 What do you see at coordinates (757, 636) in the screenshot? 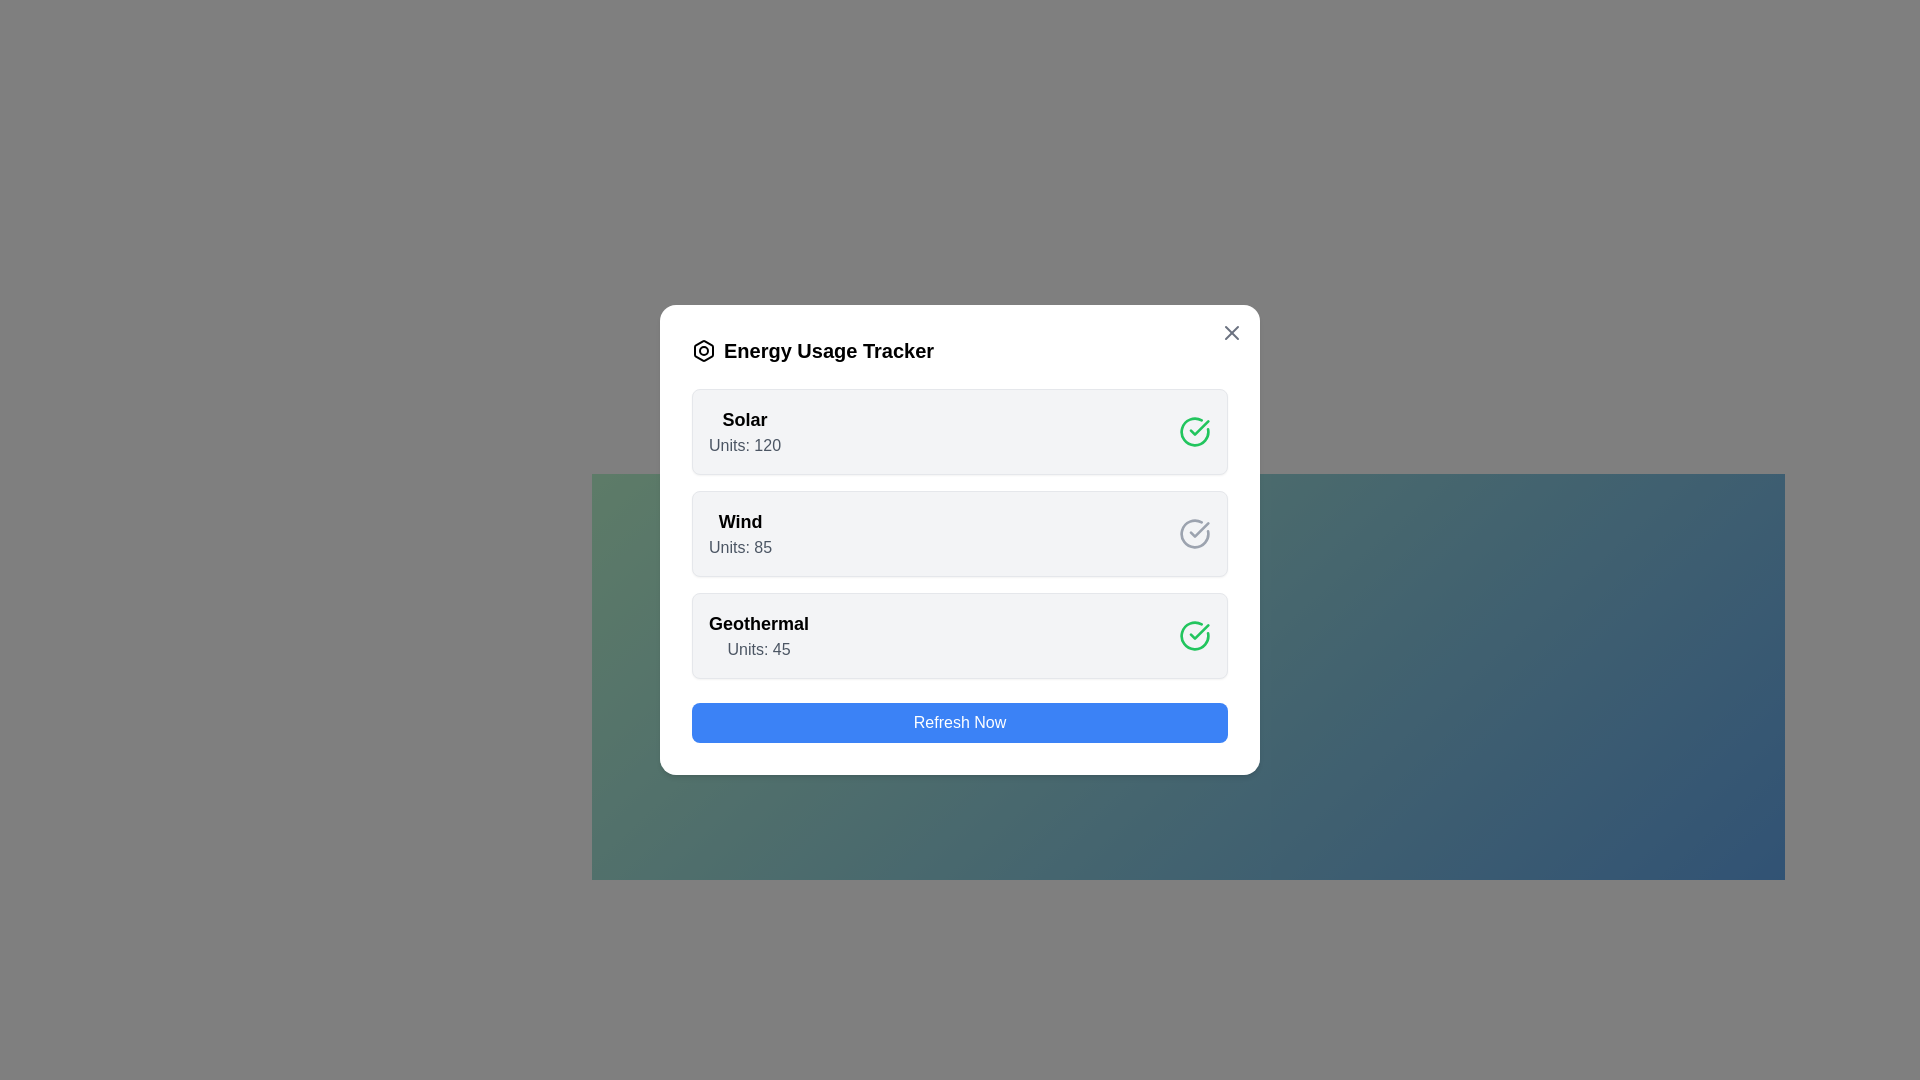
I see `displayed information from the Text display showing geothermal energy usage, which is the third item in the vertical list below 'Solar Units: 120' and 'Wind Units: 85'` at bounding box center [757, 636].